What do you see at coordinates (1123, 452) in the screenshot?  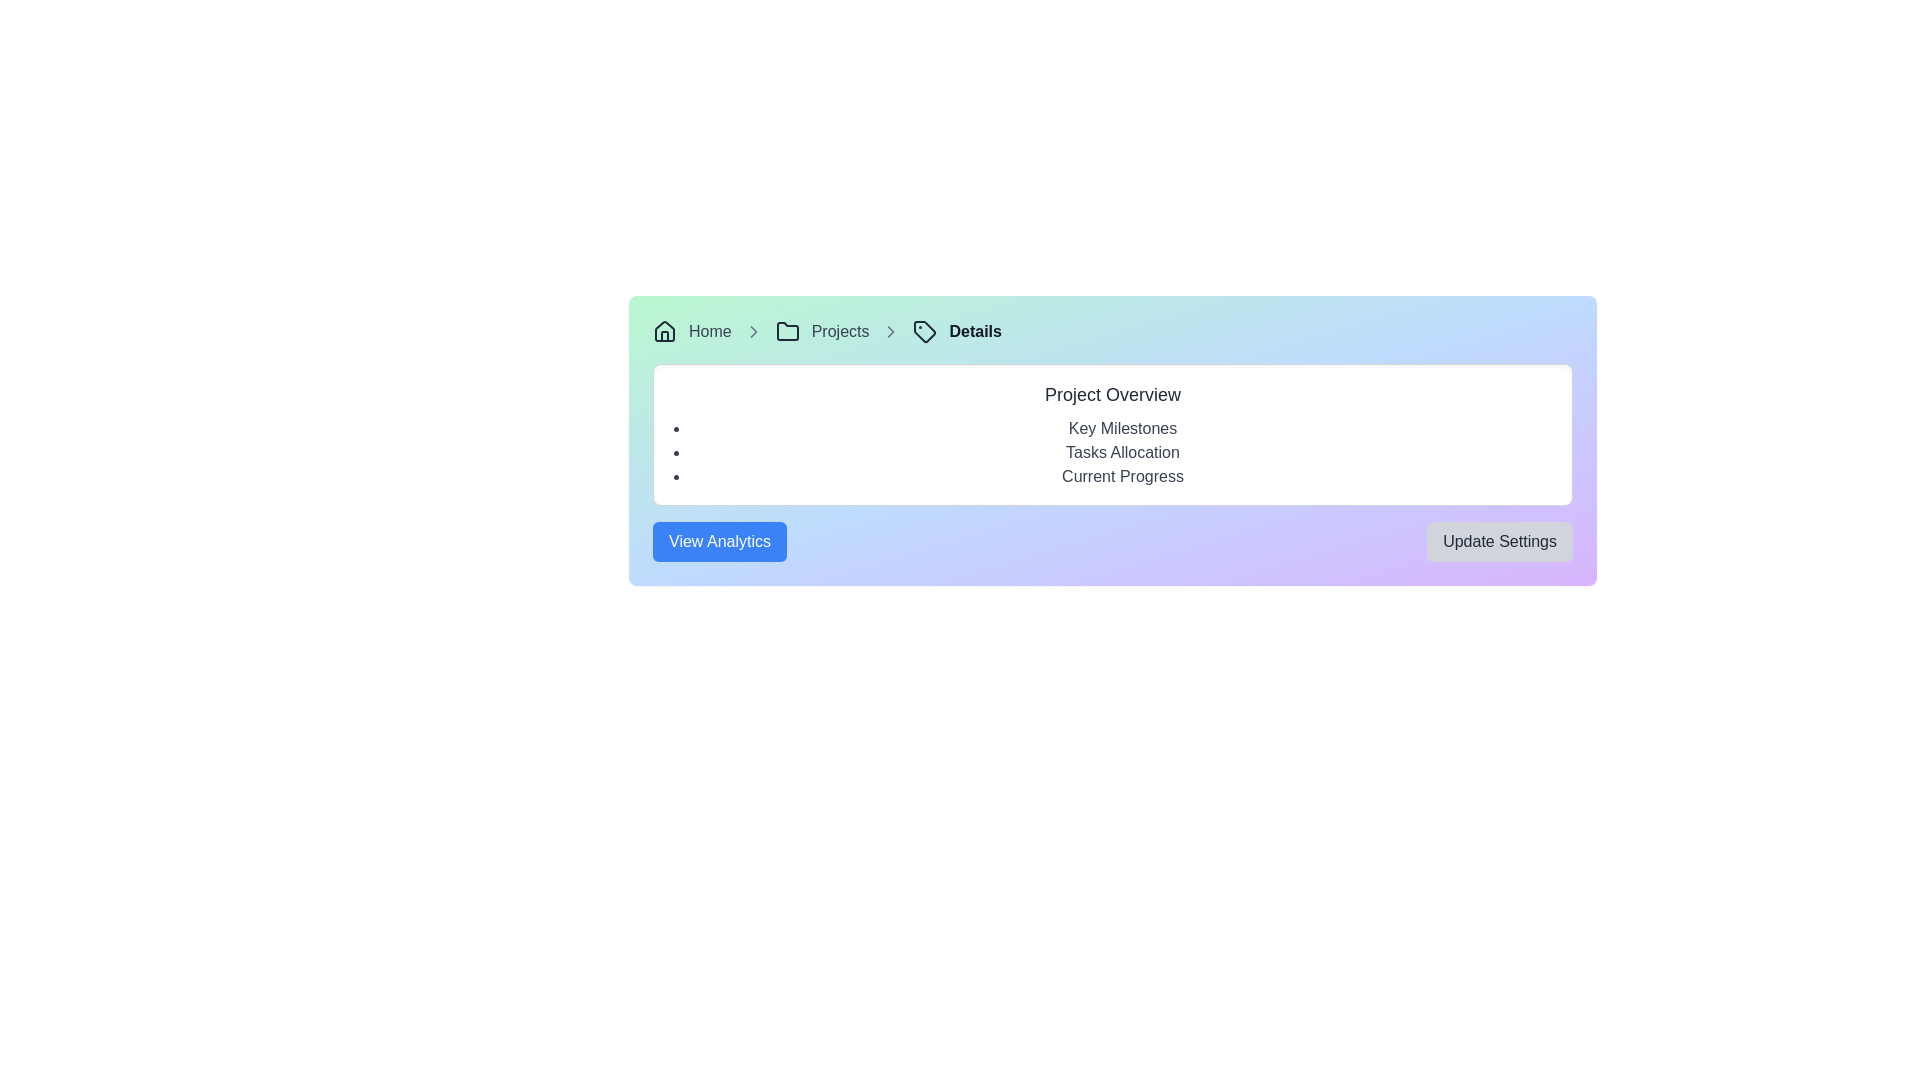 I see `the text label displaying 'Tasks Allocation', which is the second item in a vertically arranged list under the section 'Project Overview'` at bounding box center [1123, 452].